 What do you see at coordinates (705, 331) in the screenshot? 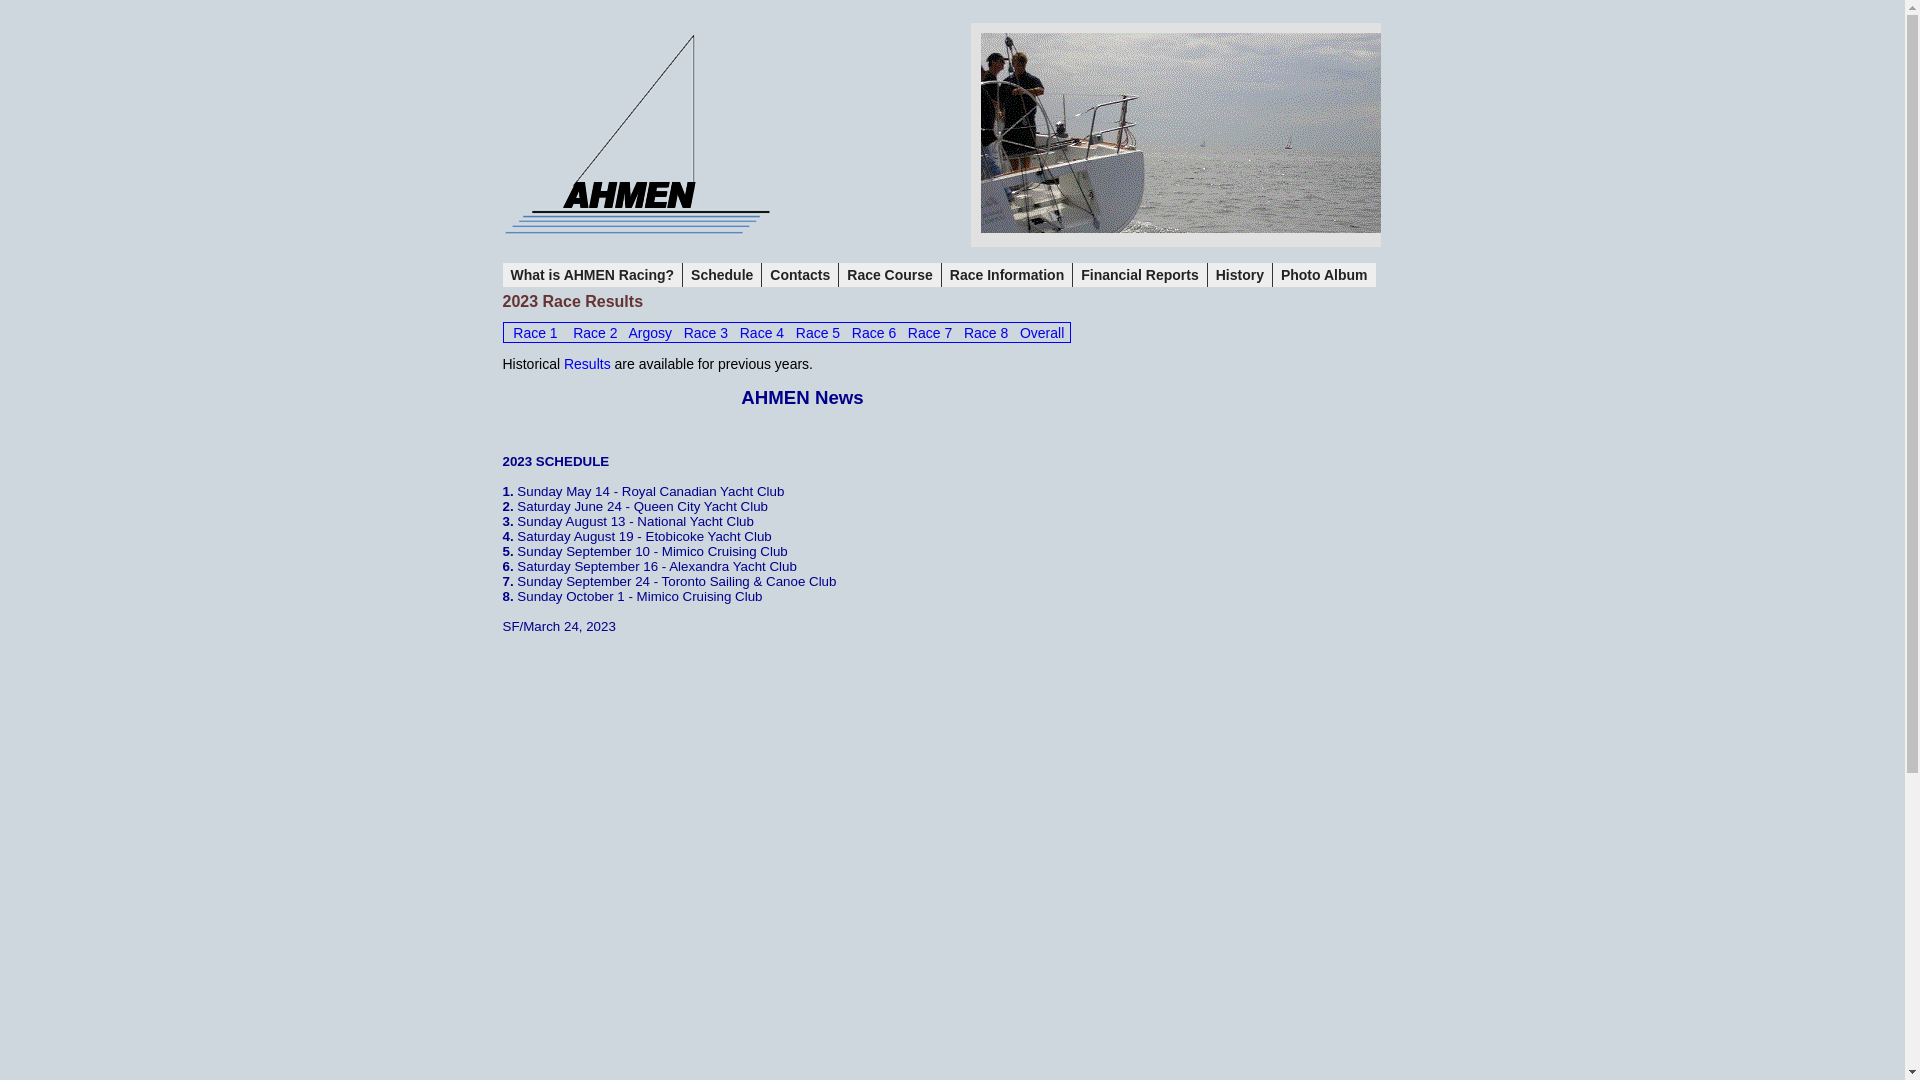
I see `'Race 3'` at bounding box center [705, 331].